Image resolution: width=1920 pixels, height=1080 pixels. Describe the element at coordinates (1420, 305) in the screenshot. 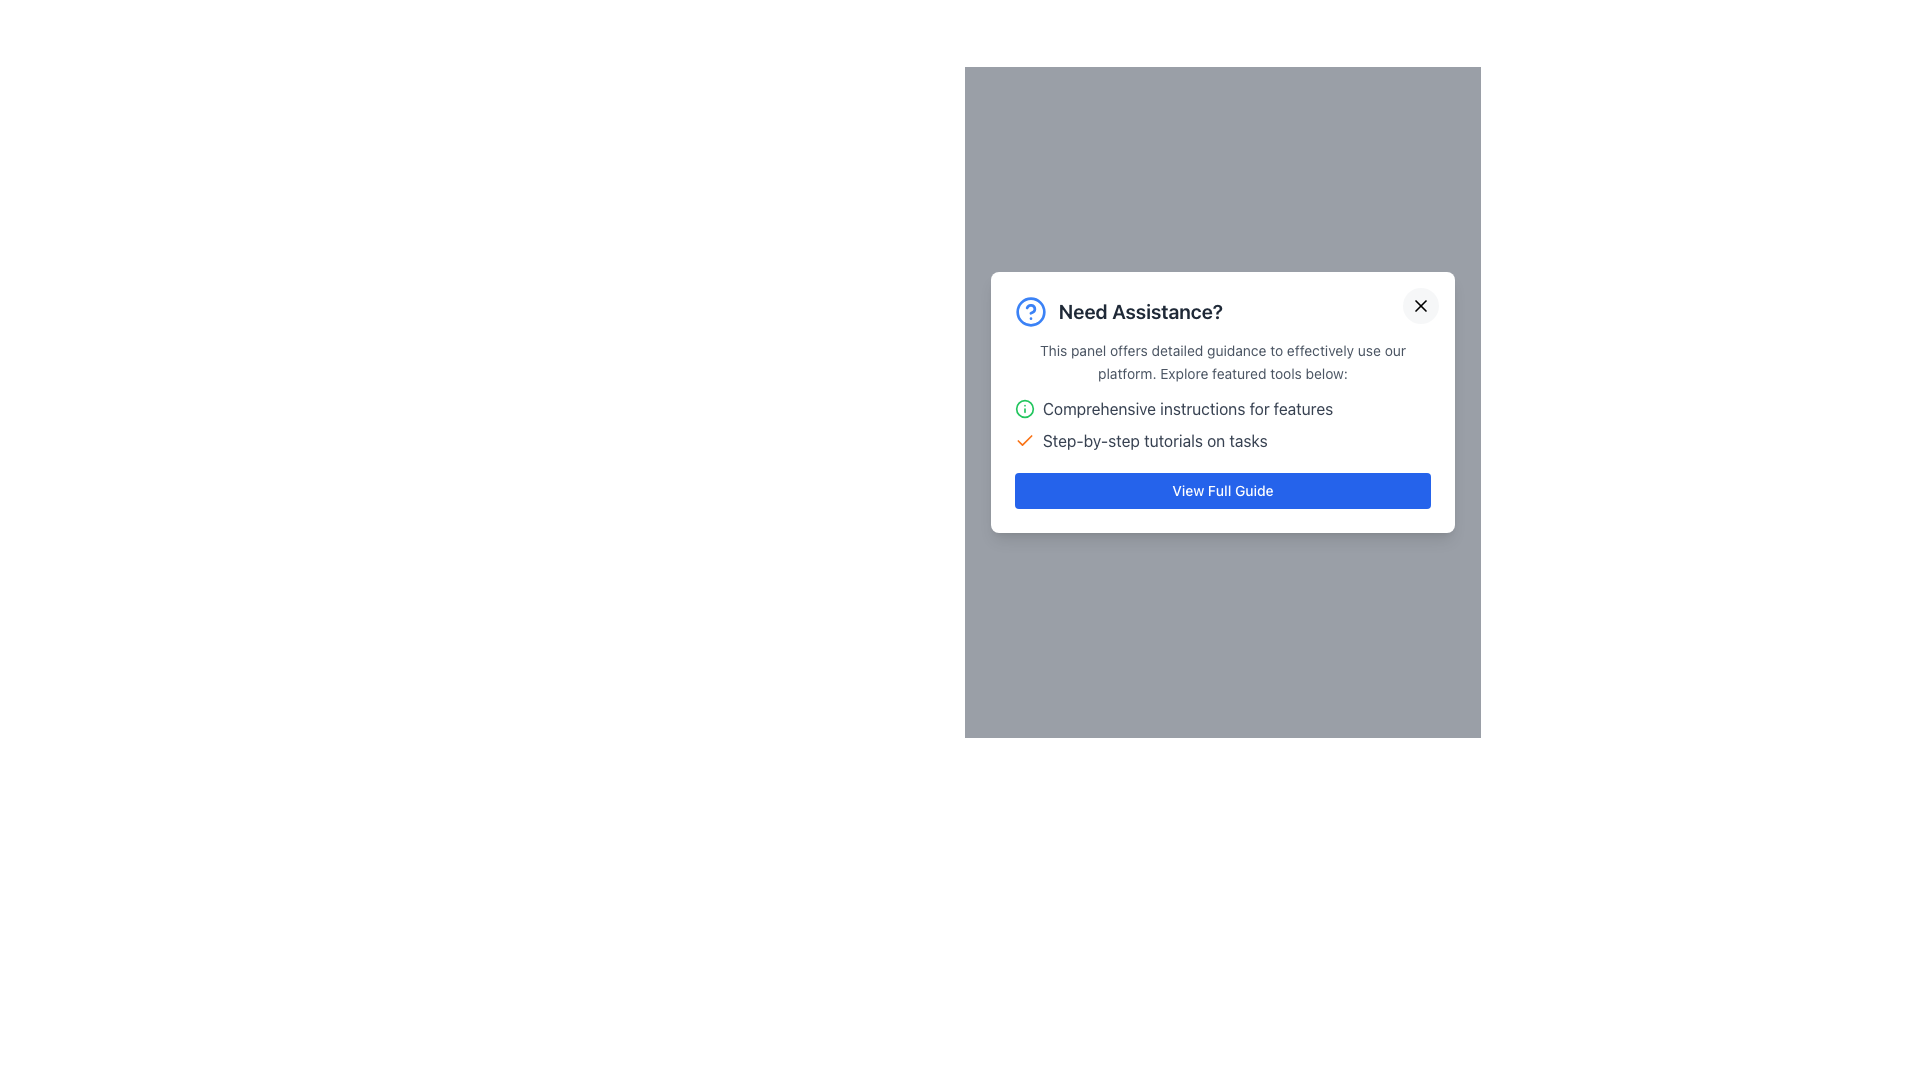

I see `the icon button located in the upper-right corner of the dialog box labeled 'Need Assistance?'` at that location.